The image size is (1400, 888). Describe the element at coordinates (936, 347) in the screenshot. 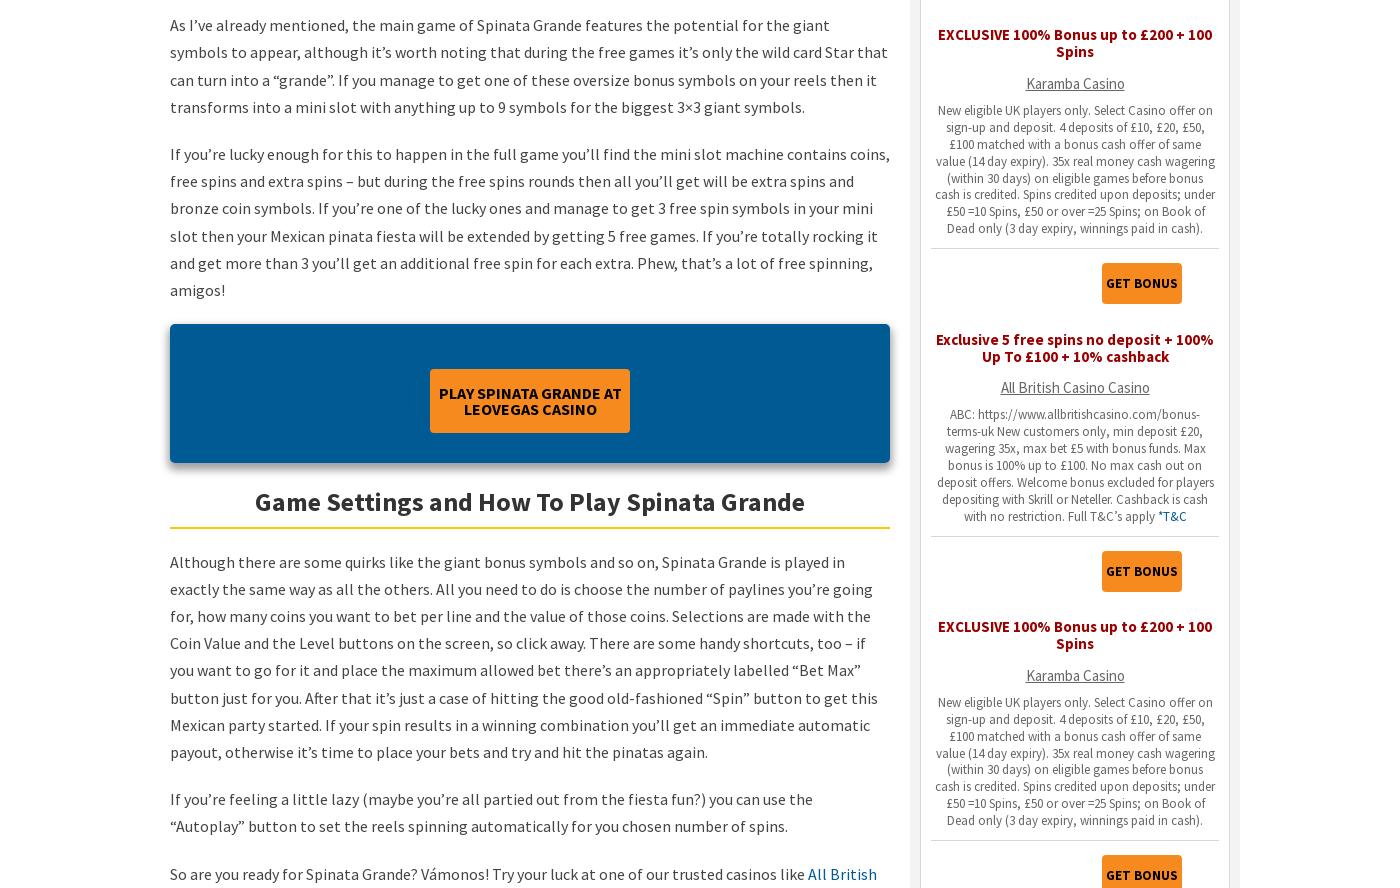

I see `'Exclusive 5 free spins no deposit + 100% Up To £100 + 10% cashback'` at that location.